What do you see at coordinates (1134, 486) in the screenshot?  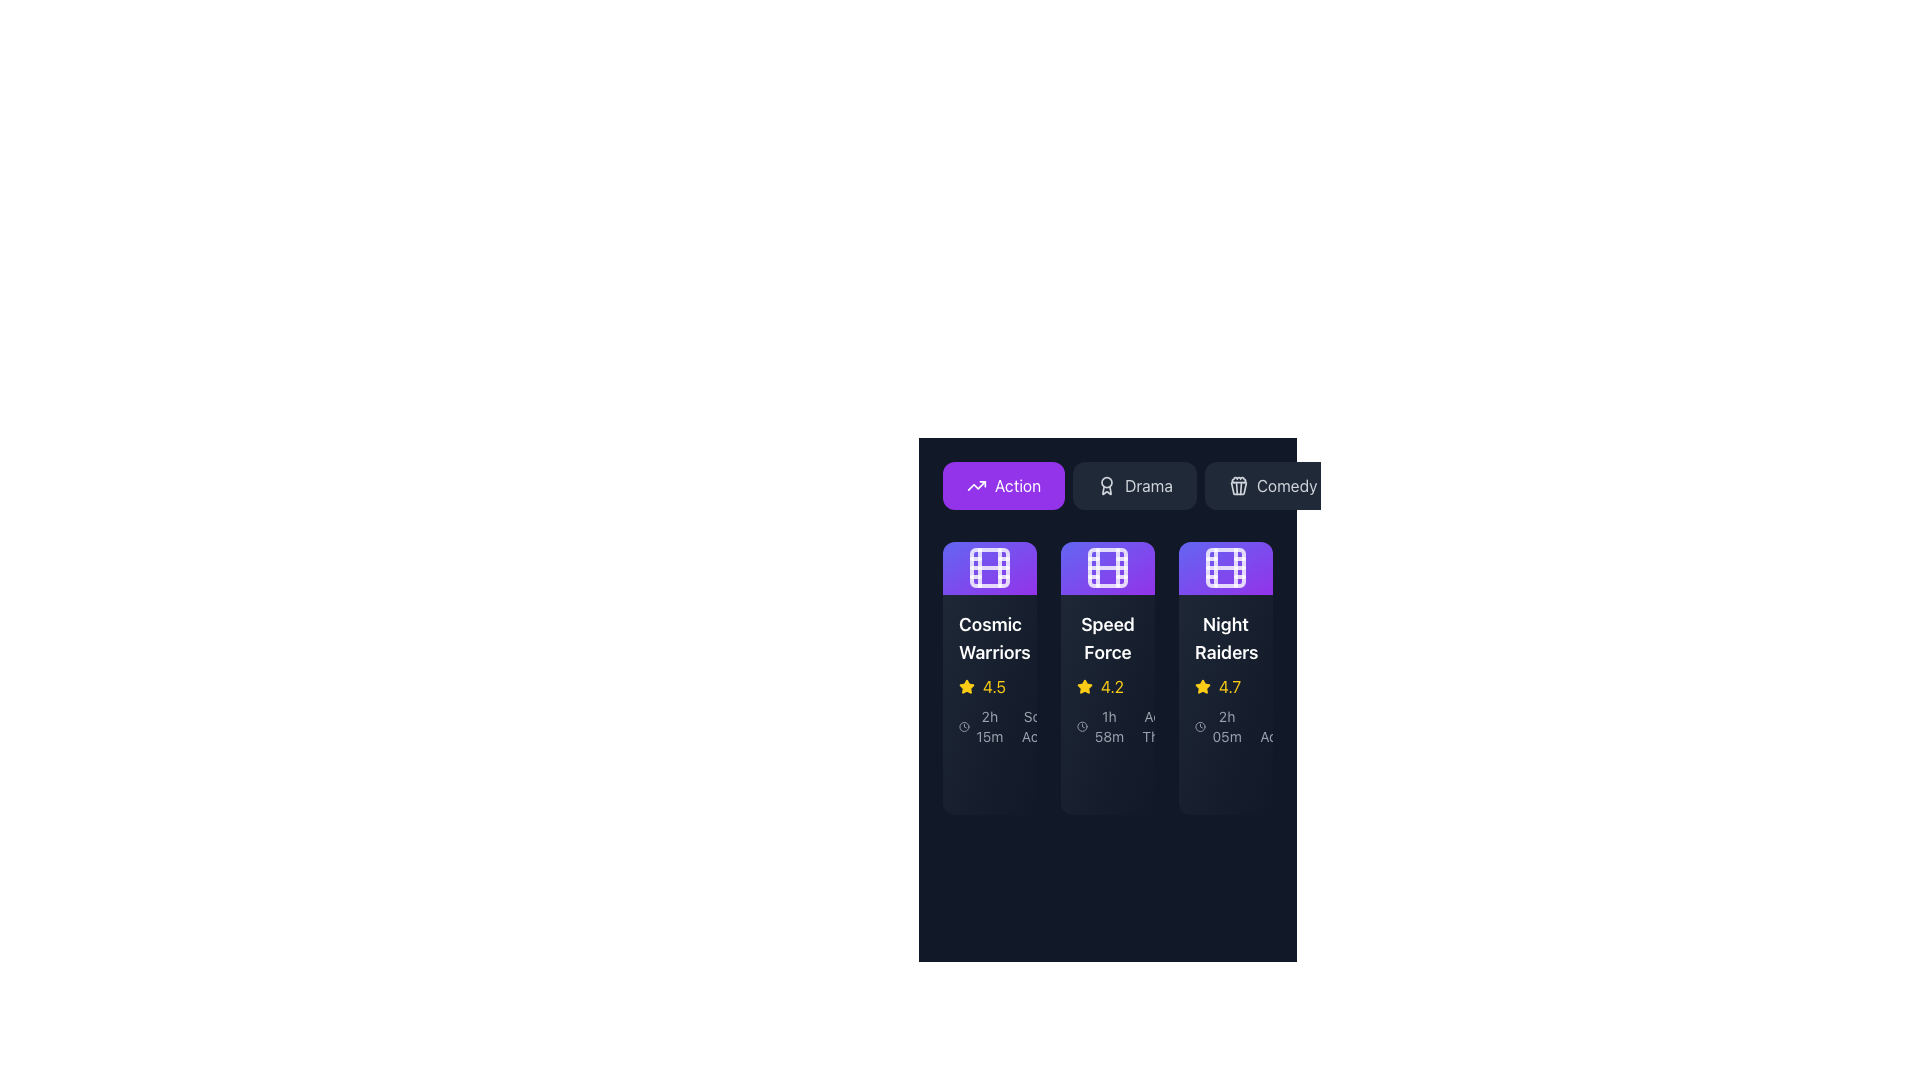 I see `the 'Drama' button, which is a rectangular button with a dark gray background and an award ribbon icon to the left of the text, positioned centrally above movie cards` at bounding box center [1134, 486].